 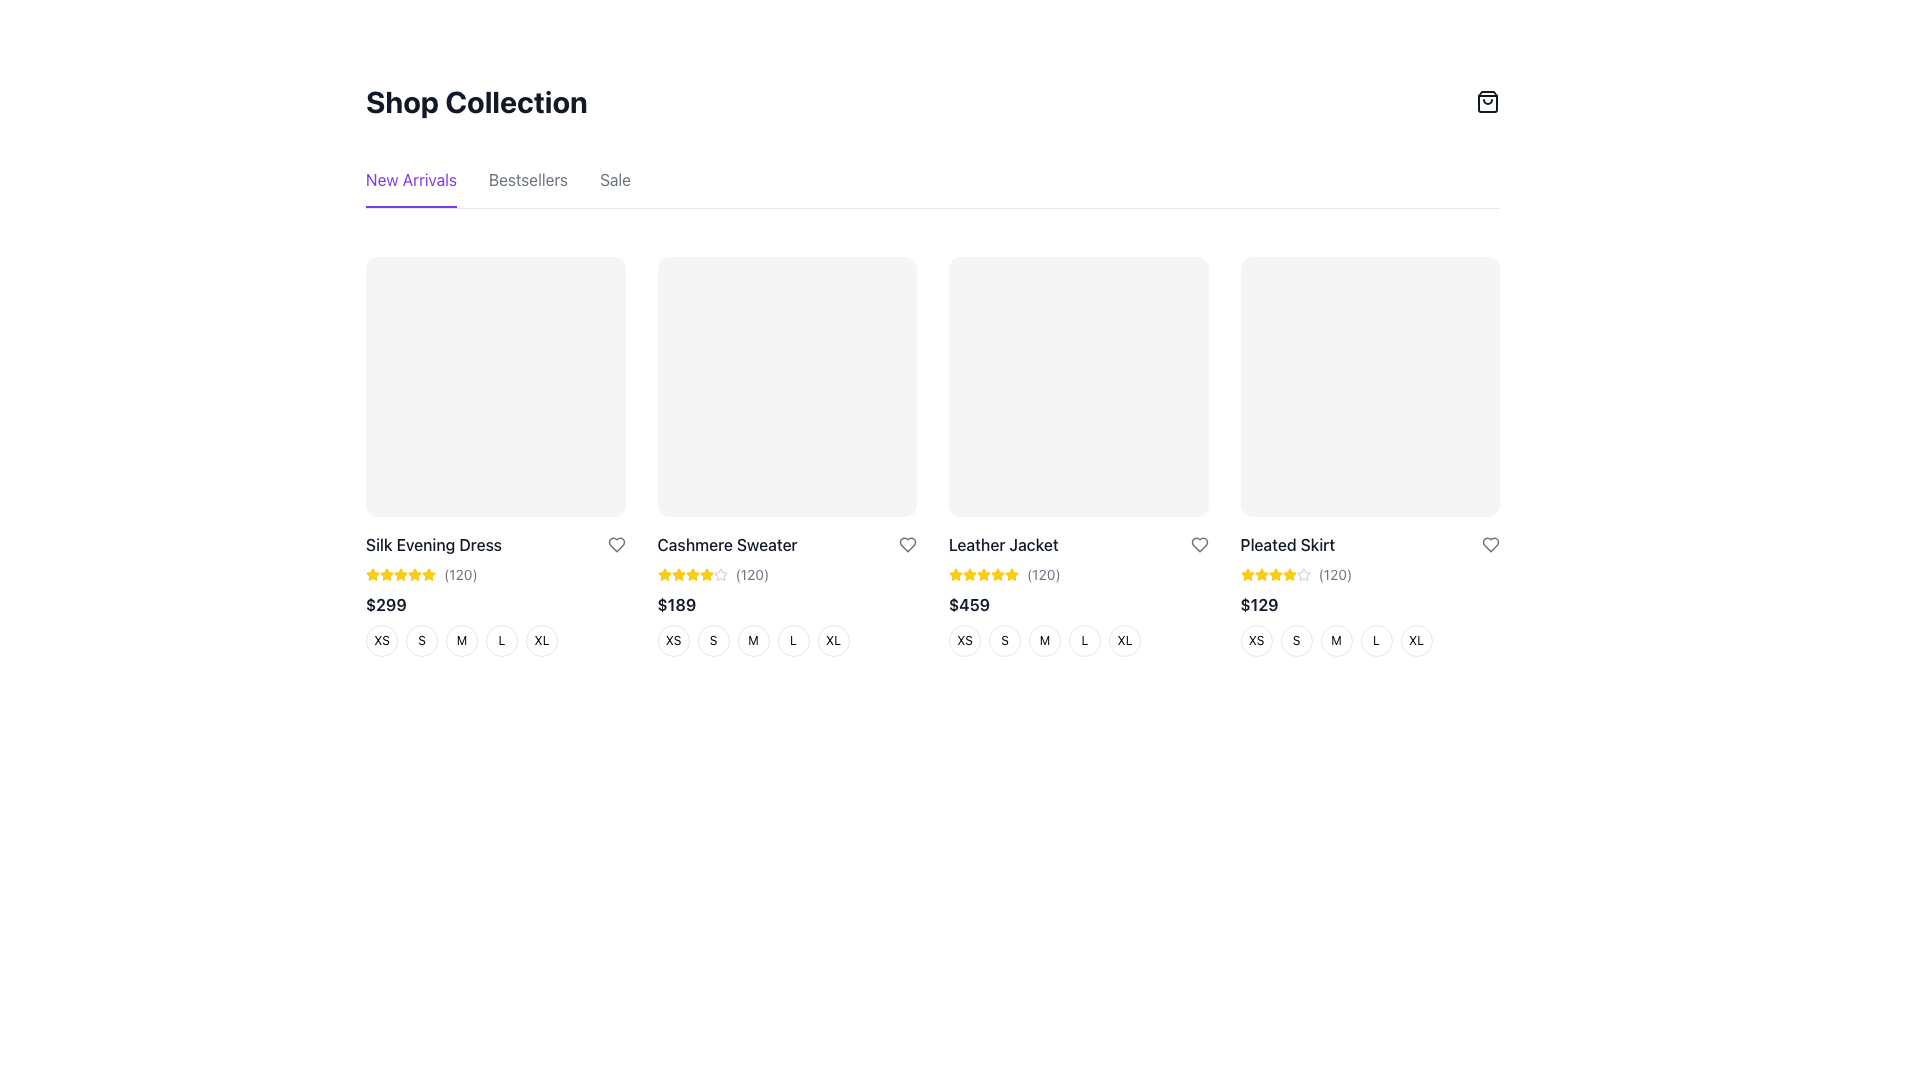 What do you see at coordinates (1077, 574) in the screenshot?
I see `number of reviews from the Rating display located above the price '$459' and below the product name in the 'Leather Jacket' product card` at bounding box center [1077, 574].